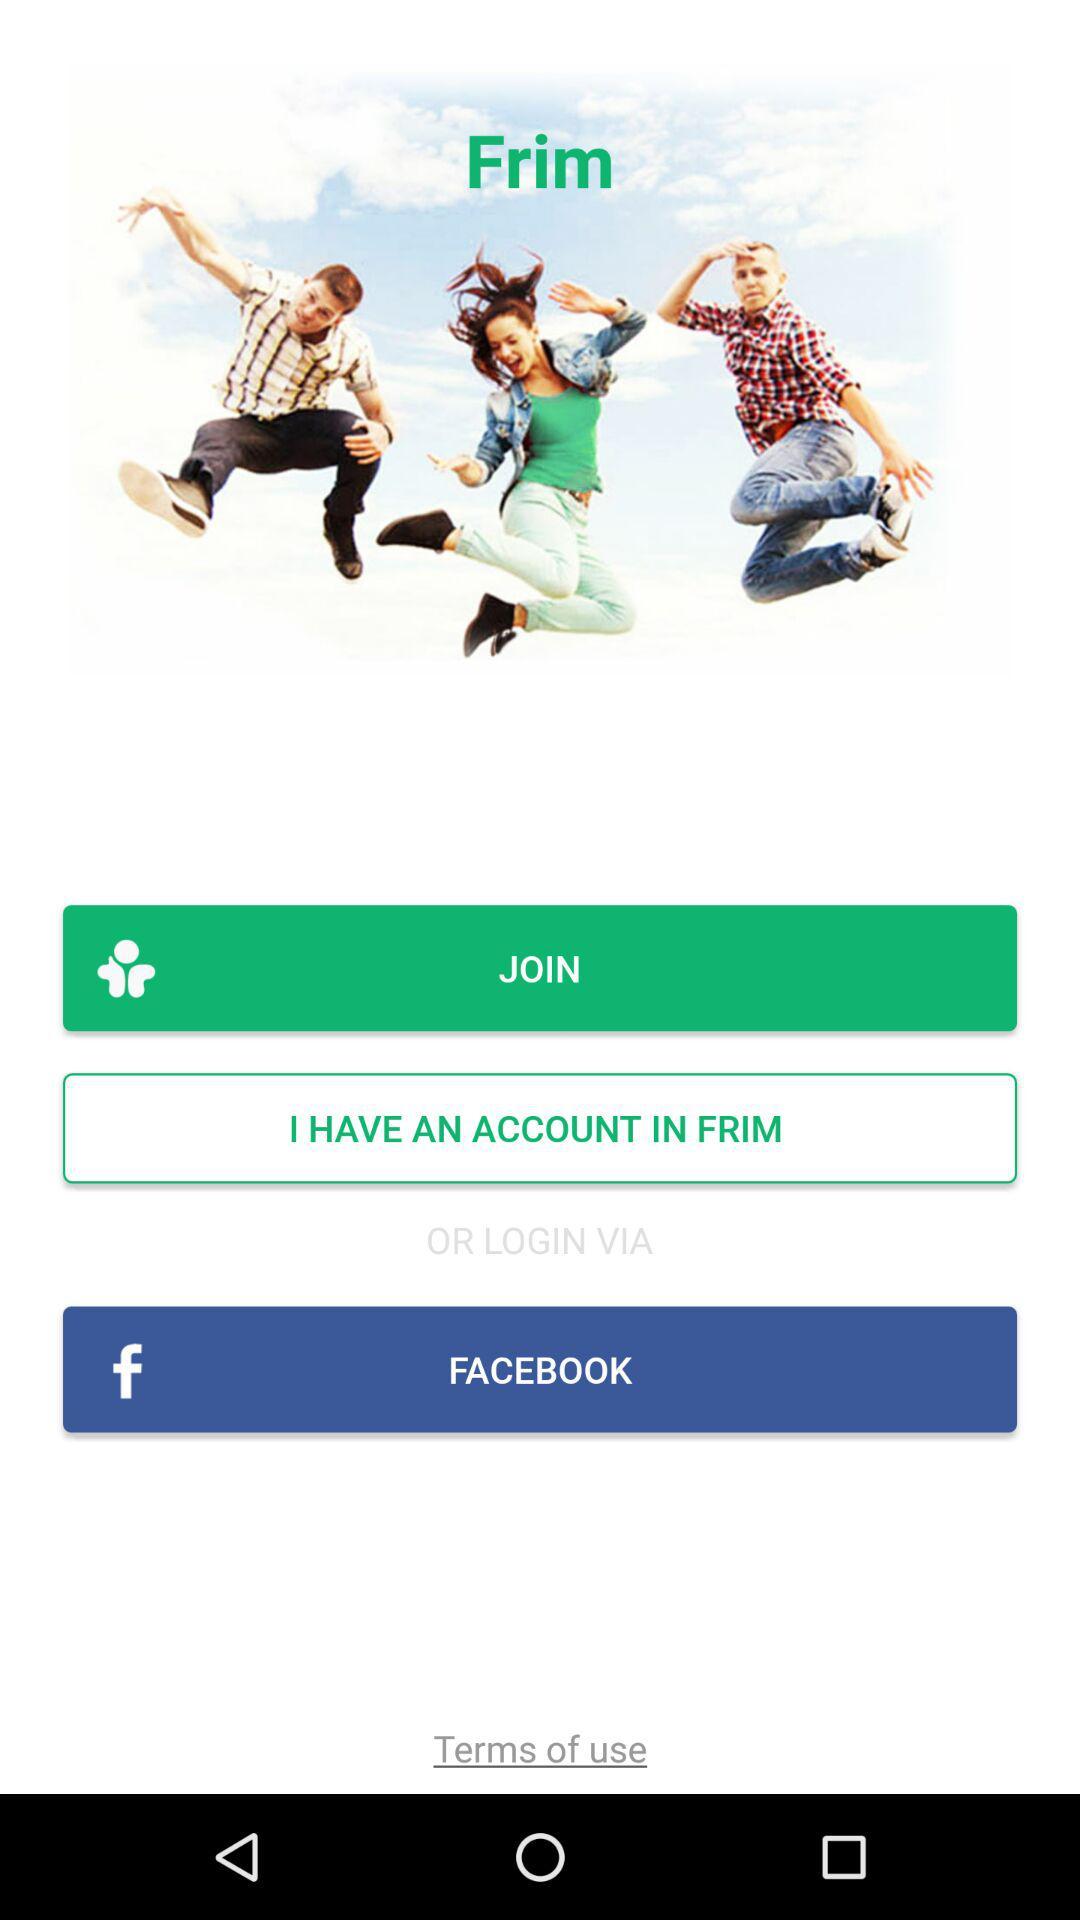  What do you see at coordinates (540, 1368) in the screenshot?
I see `item below the or login via icon` at bounding box center [540, 1368].